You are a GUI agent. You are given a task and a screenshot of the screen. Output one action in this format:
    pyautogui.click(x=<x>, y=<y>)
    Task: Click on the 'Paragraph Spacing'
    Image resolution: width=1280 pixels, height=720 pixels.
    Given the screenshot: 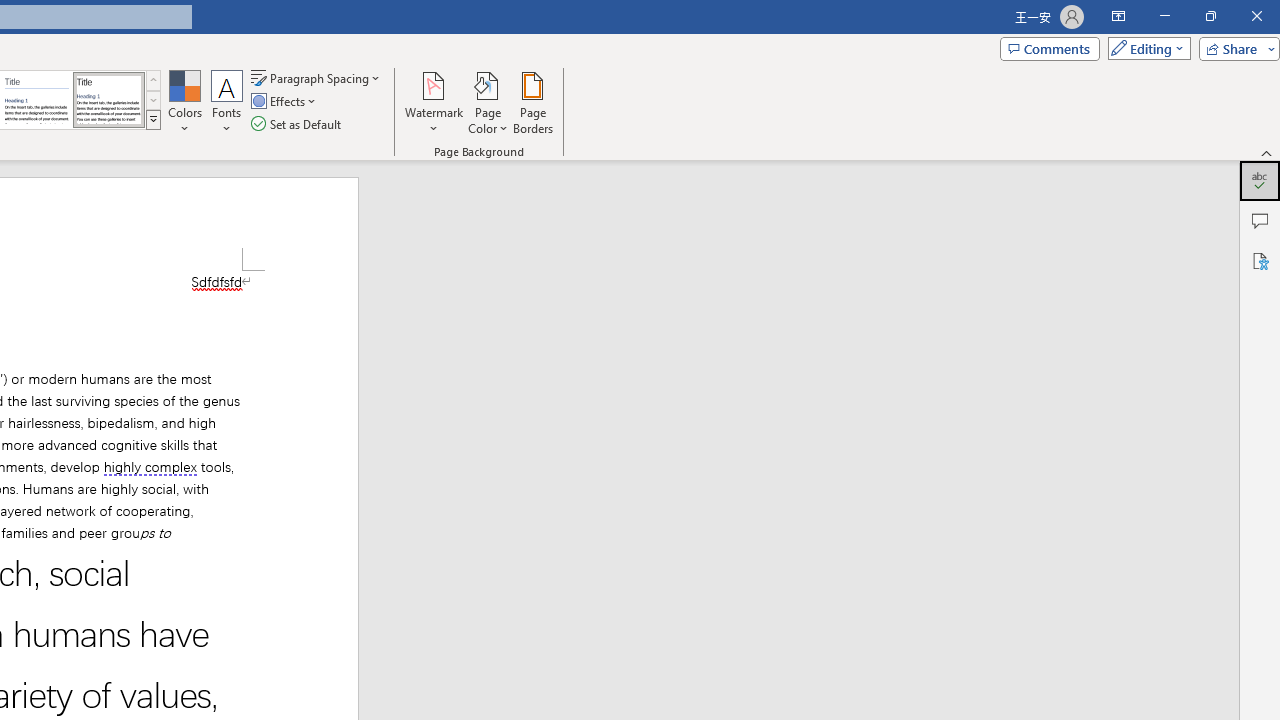 What is the action you would take?
    pyautogui.click(x=316, y=77)
    